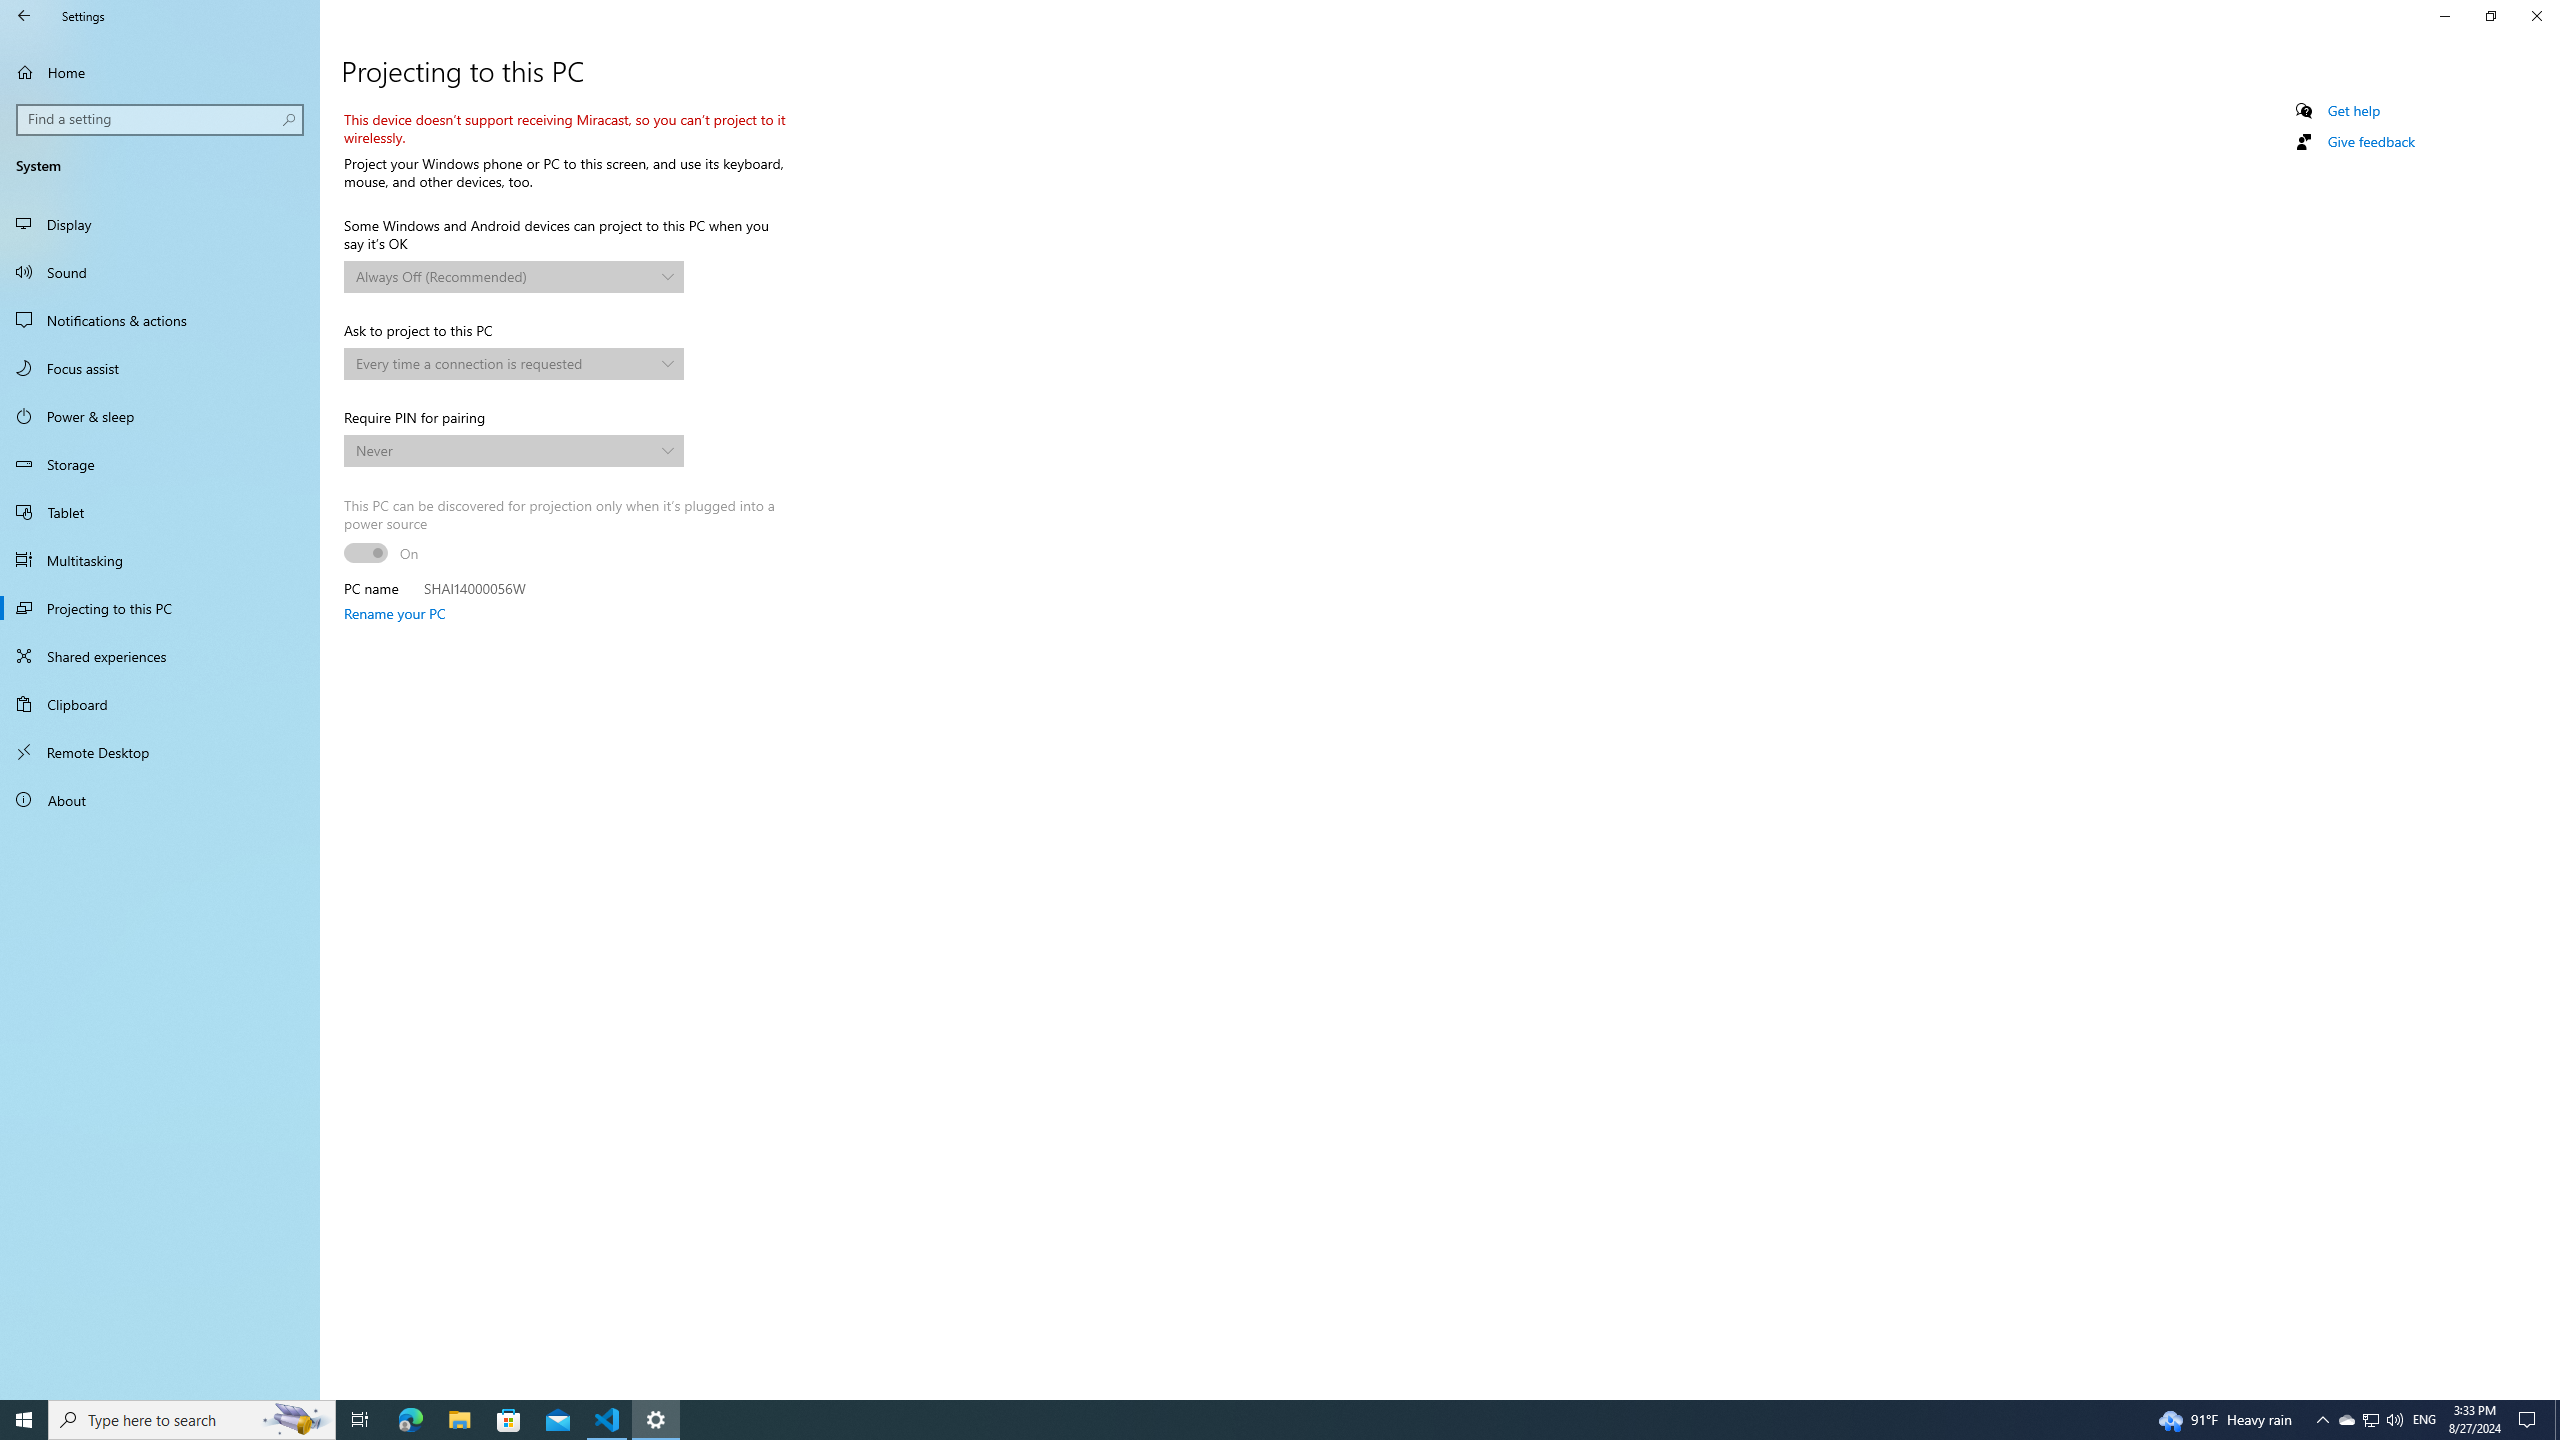 Image resolution: width=2560 pixels, height=1440 pixels. I want to click on 'Notifications & actions', so click(159, 319).